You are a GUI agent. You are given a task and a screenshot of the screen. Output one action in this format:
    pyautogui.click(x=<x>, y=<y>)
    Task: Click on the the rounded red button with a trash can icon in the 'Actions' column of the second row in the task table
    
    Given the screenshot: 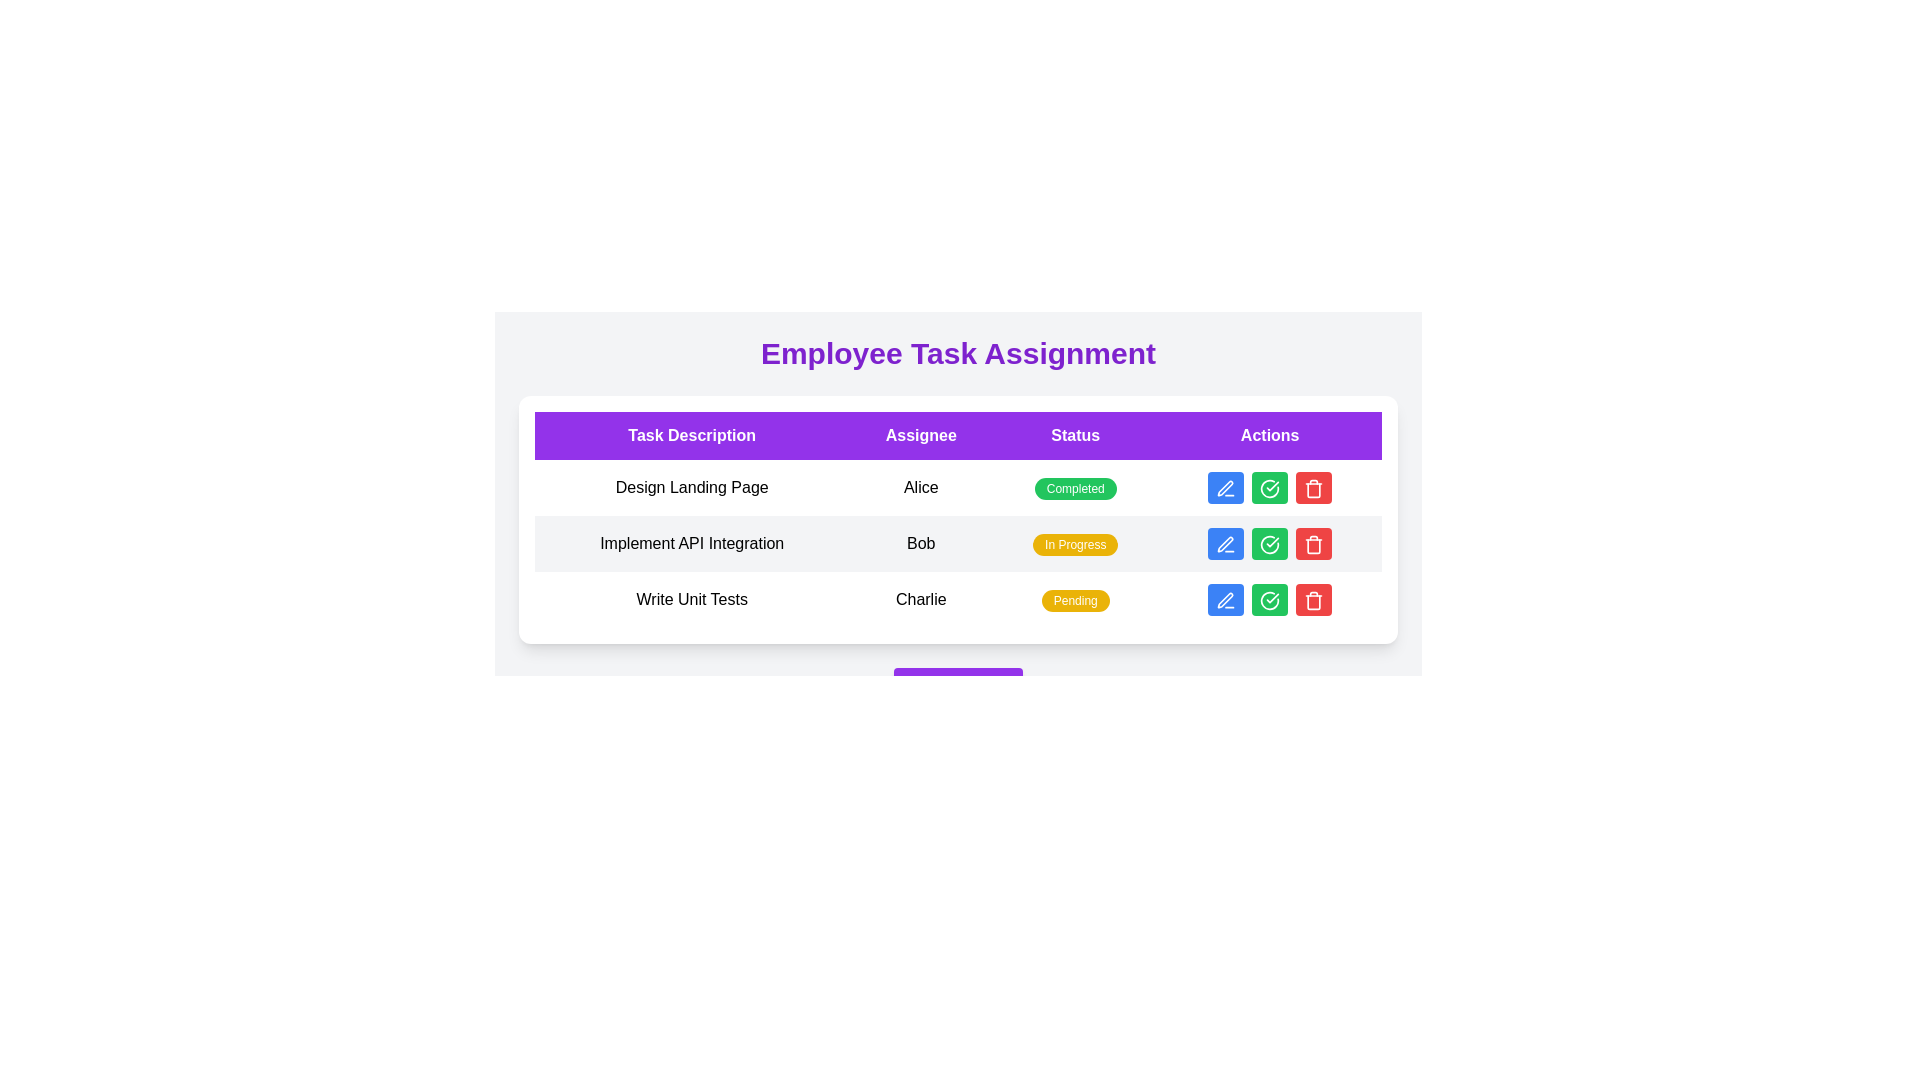 What is the action you would take?
    pyautogui.click(x=1314, y=543)
    